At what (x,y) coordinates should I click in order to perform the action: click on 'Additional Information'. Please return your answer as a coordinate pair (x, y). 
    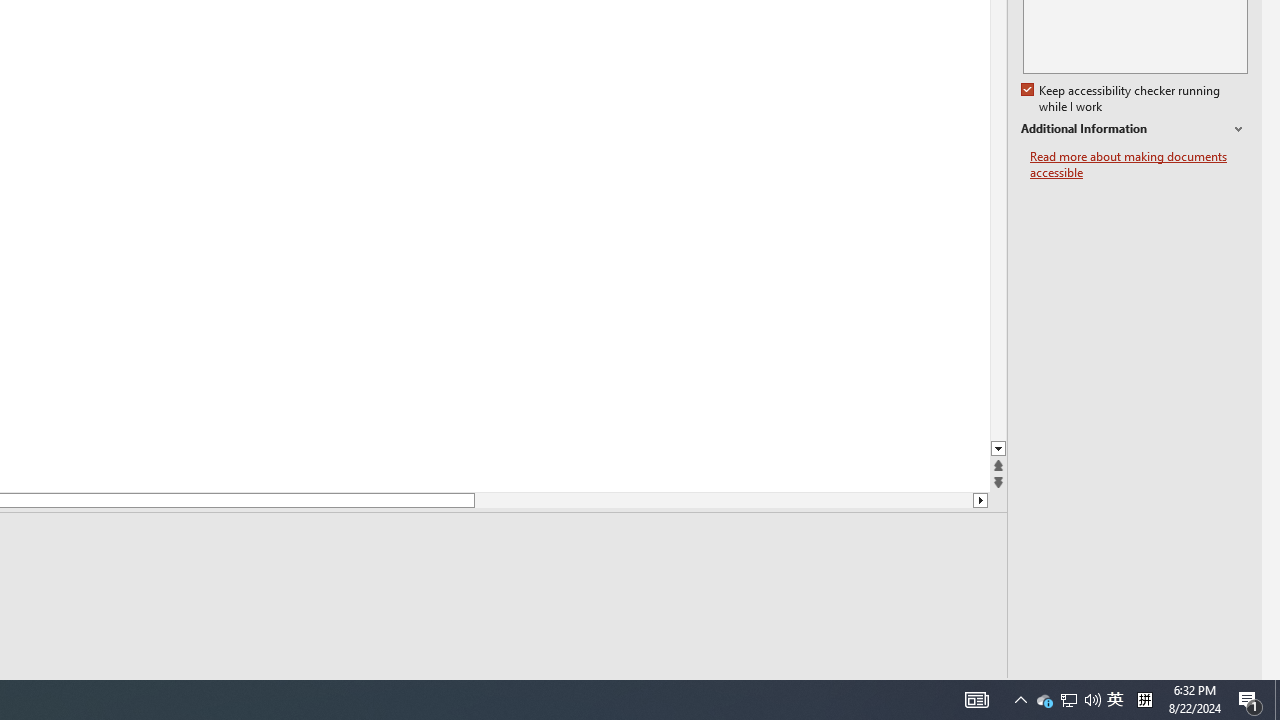
    Looking at the image, I should click on (1134, 129).